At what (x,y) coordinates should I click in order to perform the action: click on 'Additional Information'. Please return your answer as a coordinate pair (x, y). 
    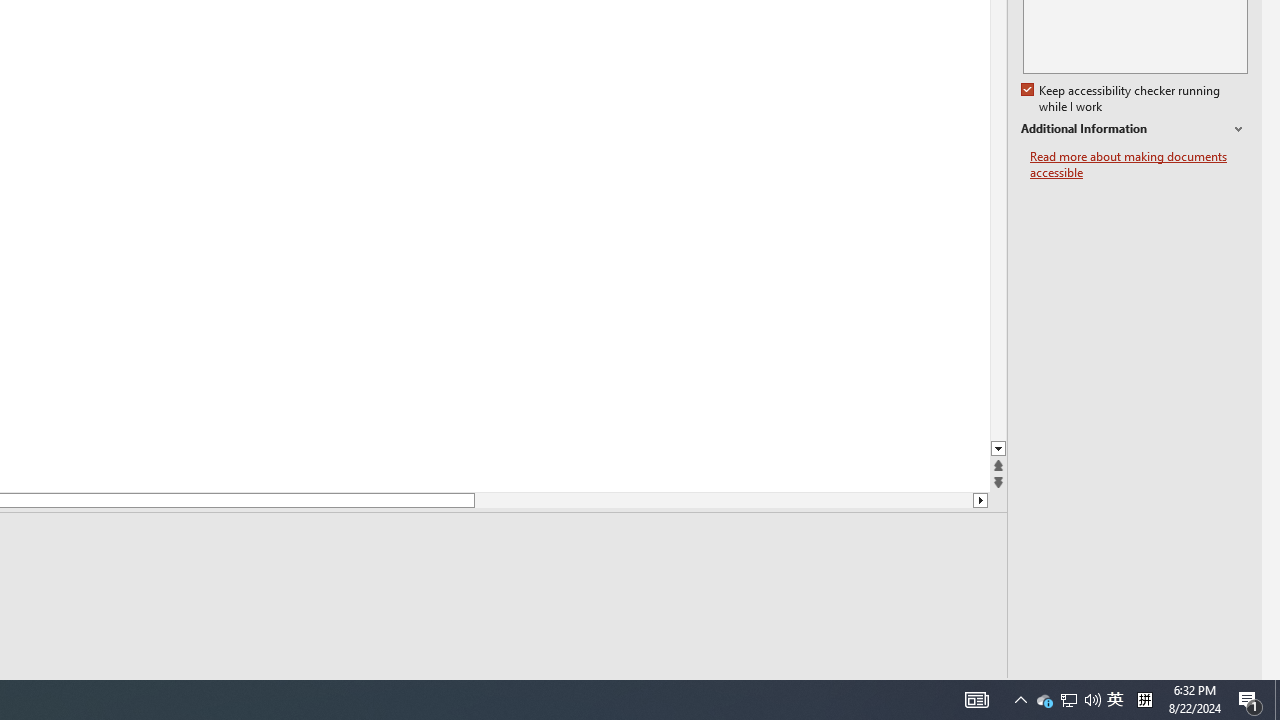
    Looking at the image, I should click on (1134, 129).